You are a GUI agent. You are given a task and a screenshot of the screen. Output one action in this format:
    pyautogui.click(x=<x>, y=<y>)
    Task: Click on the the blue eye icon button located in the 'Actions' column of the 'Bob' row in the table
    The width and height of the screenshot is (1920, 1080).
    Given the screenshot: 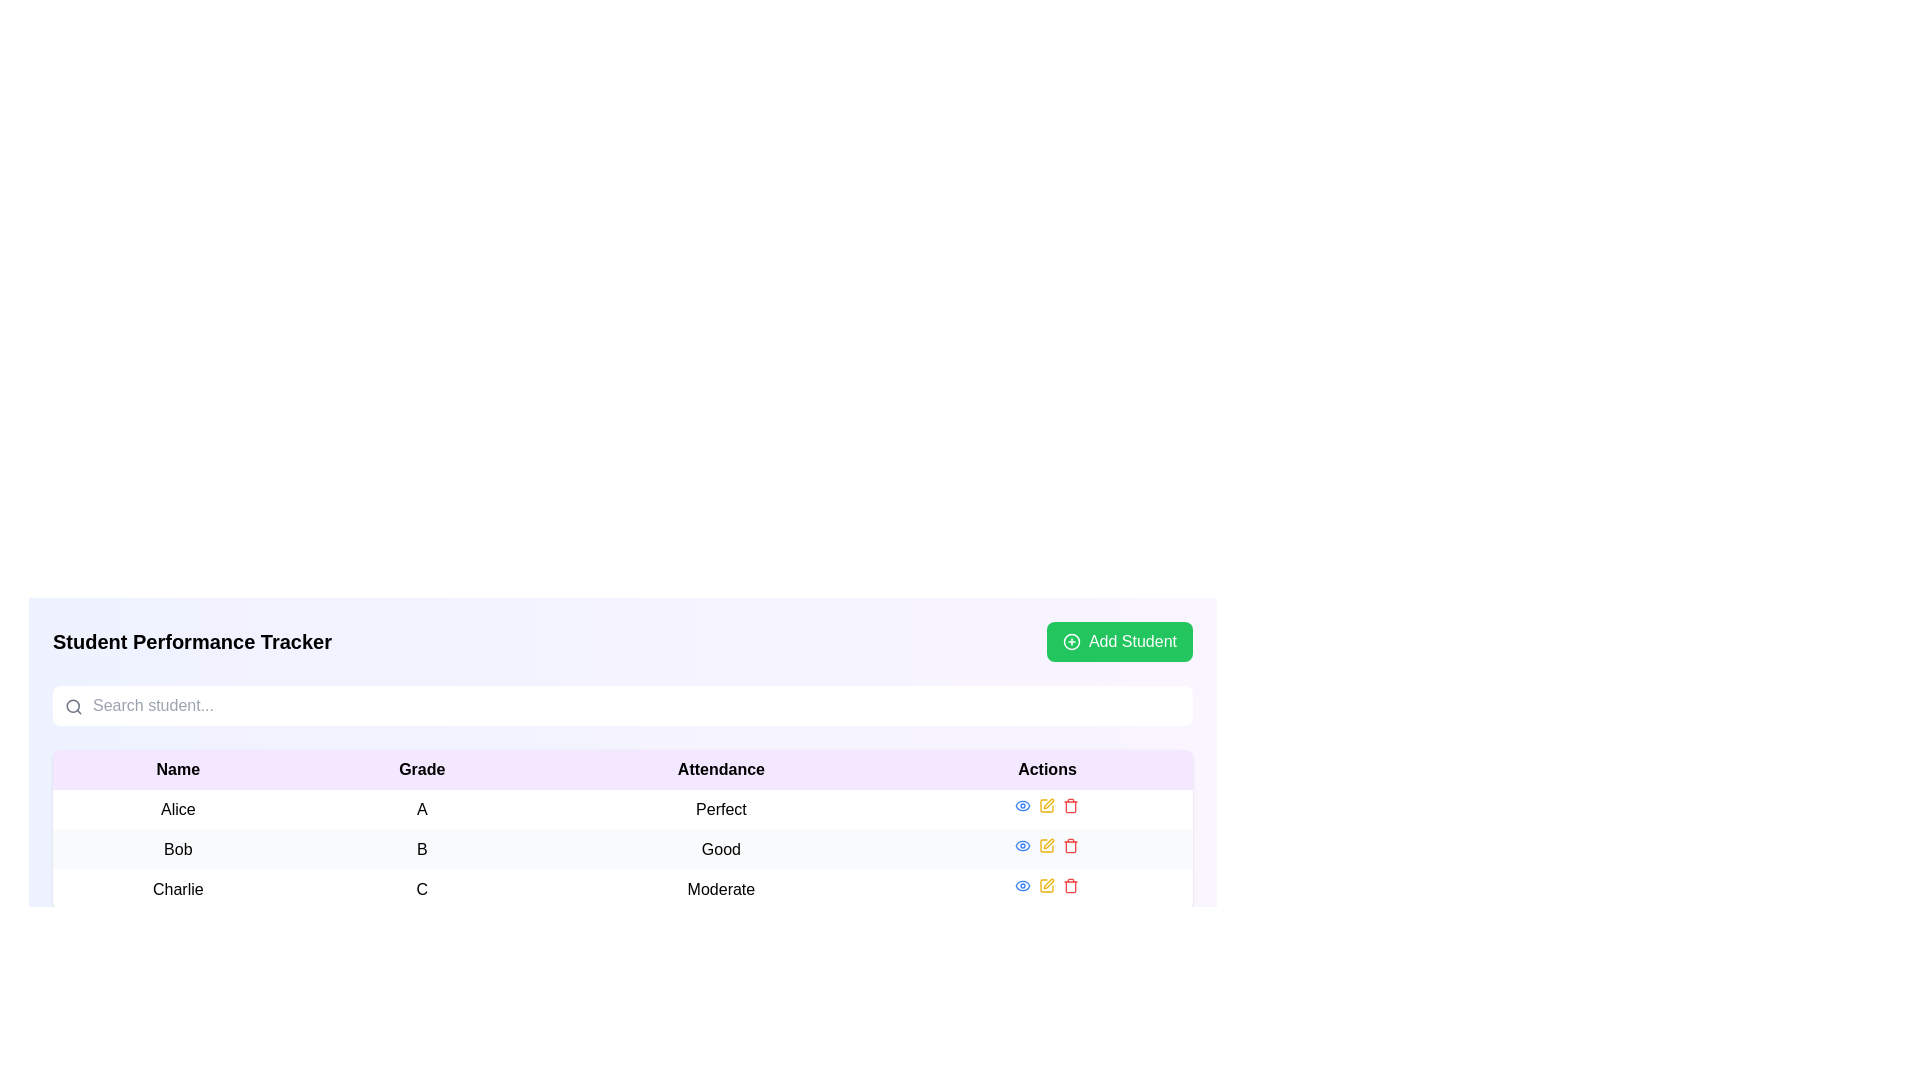 What is the action you would take?
    pyautogui.click(x=1023, y=845)
    